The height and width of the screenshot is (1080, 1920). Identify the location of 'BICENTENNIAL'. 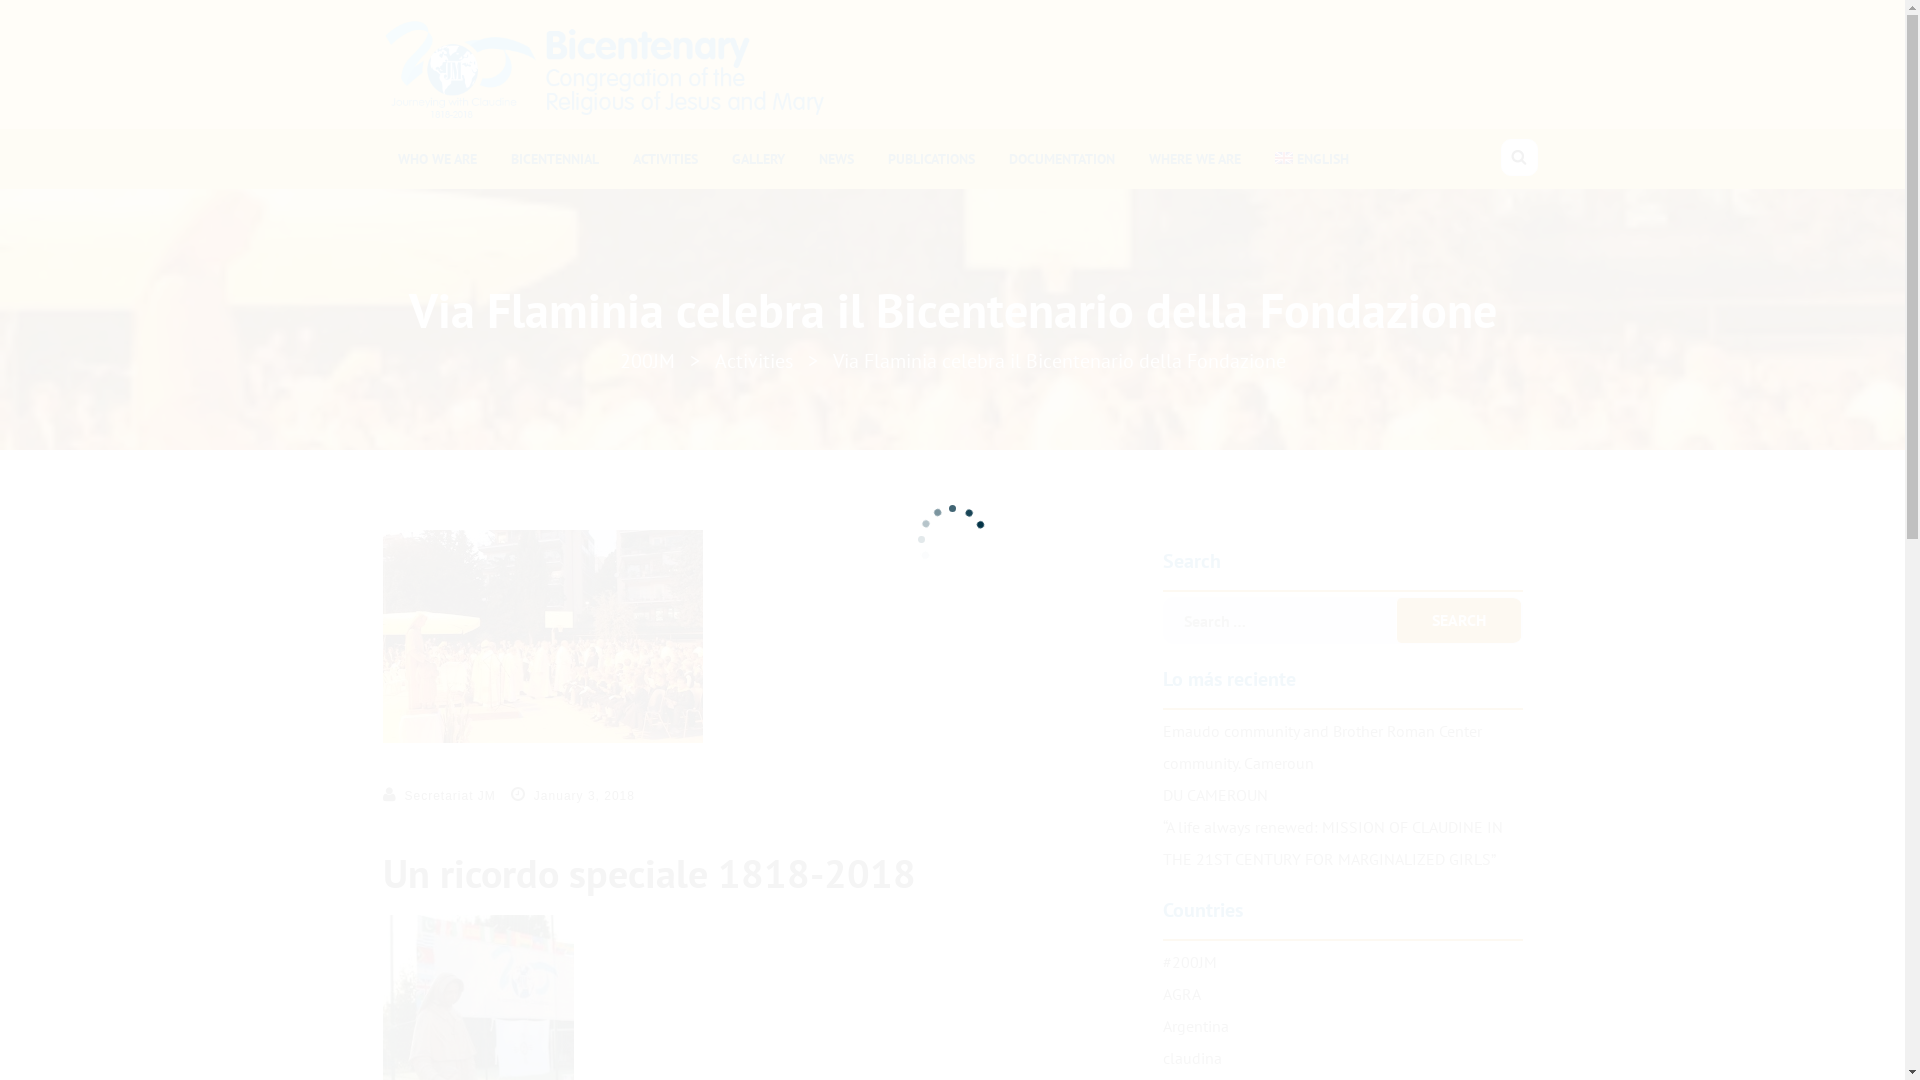
(555, 157).